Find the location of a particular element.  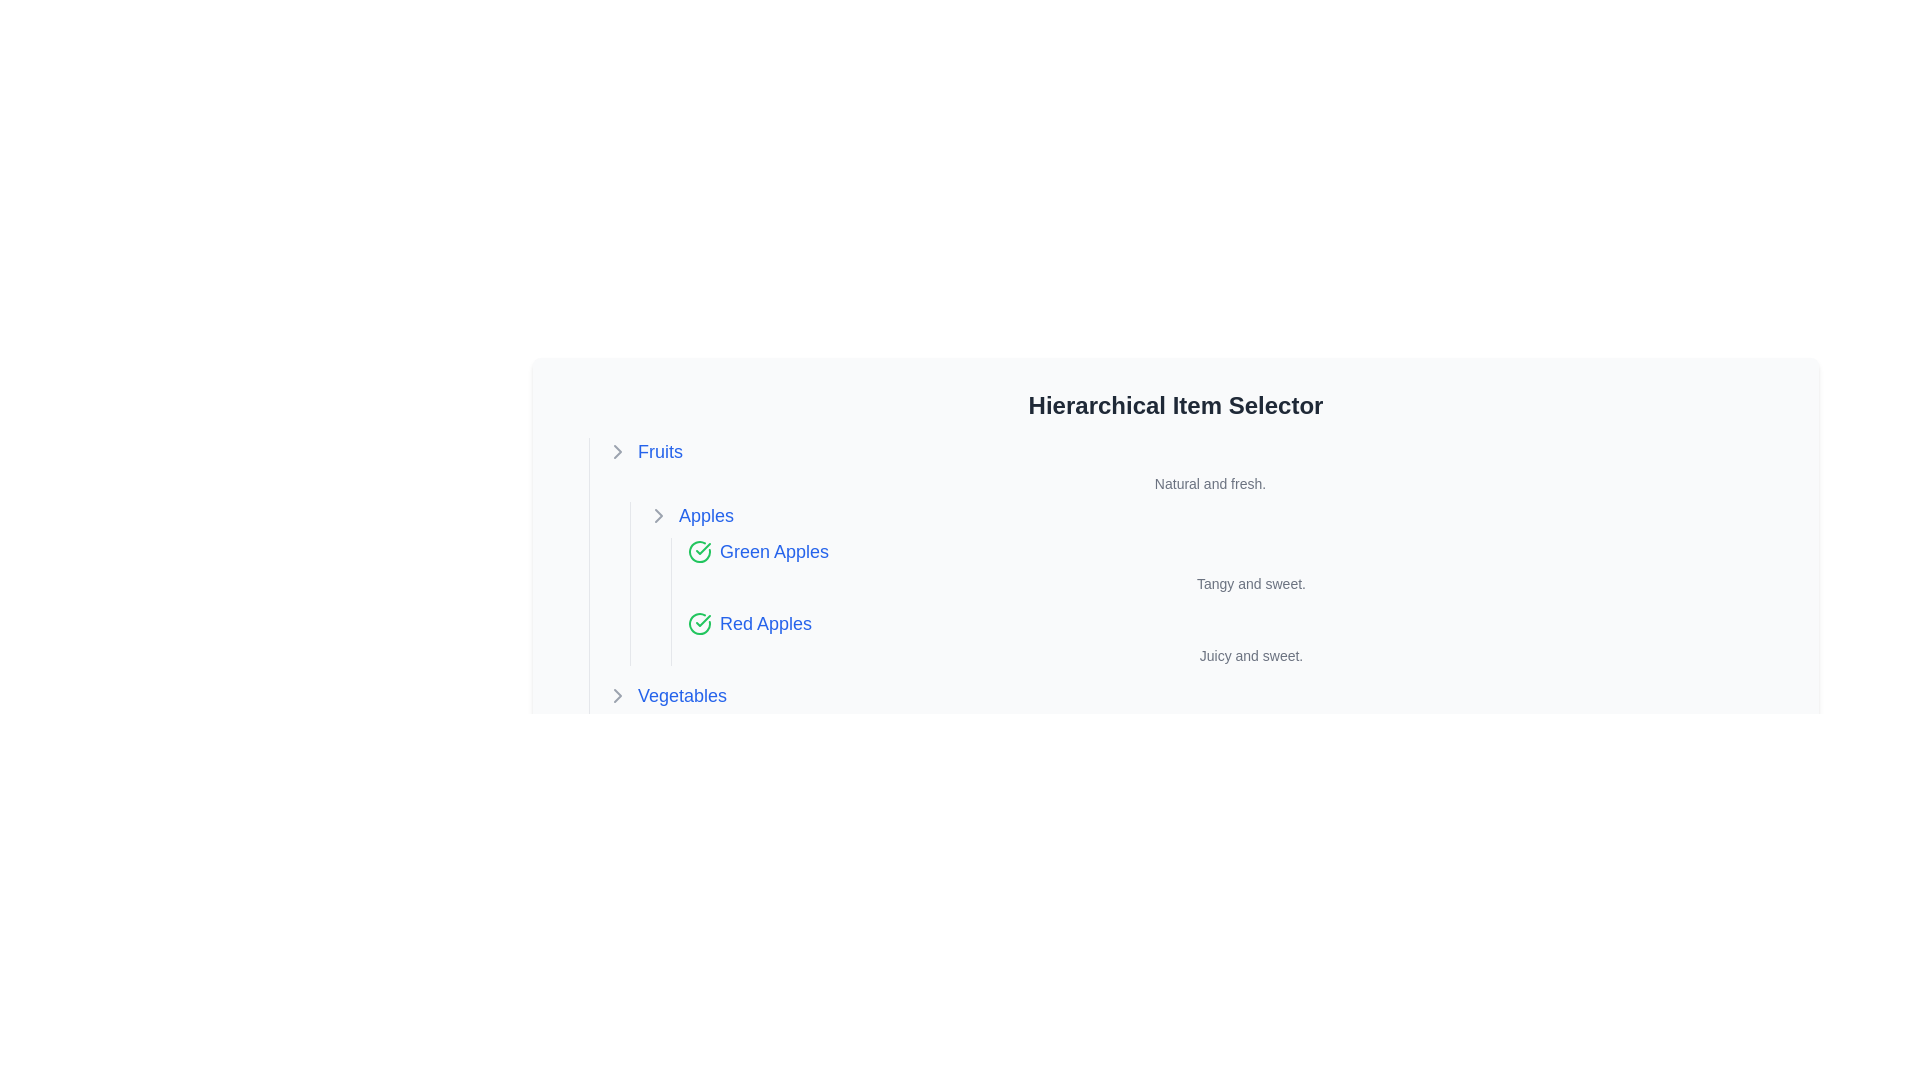

the text label displaying 'Apples' is located at coordinates (706, 515).